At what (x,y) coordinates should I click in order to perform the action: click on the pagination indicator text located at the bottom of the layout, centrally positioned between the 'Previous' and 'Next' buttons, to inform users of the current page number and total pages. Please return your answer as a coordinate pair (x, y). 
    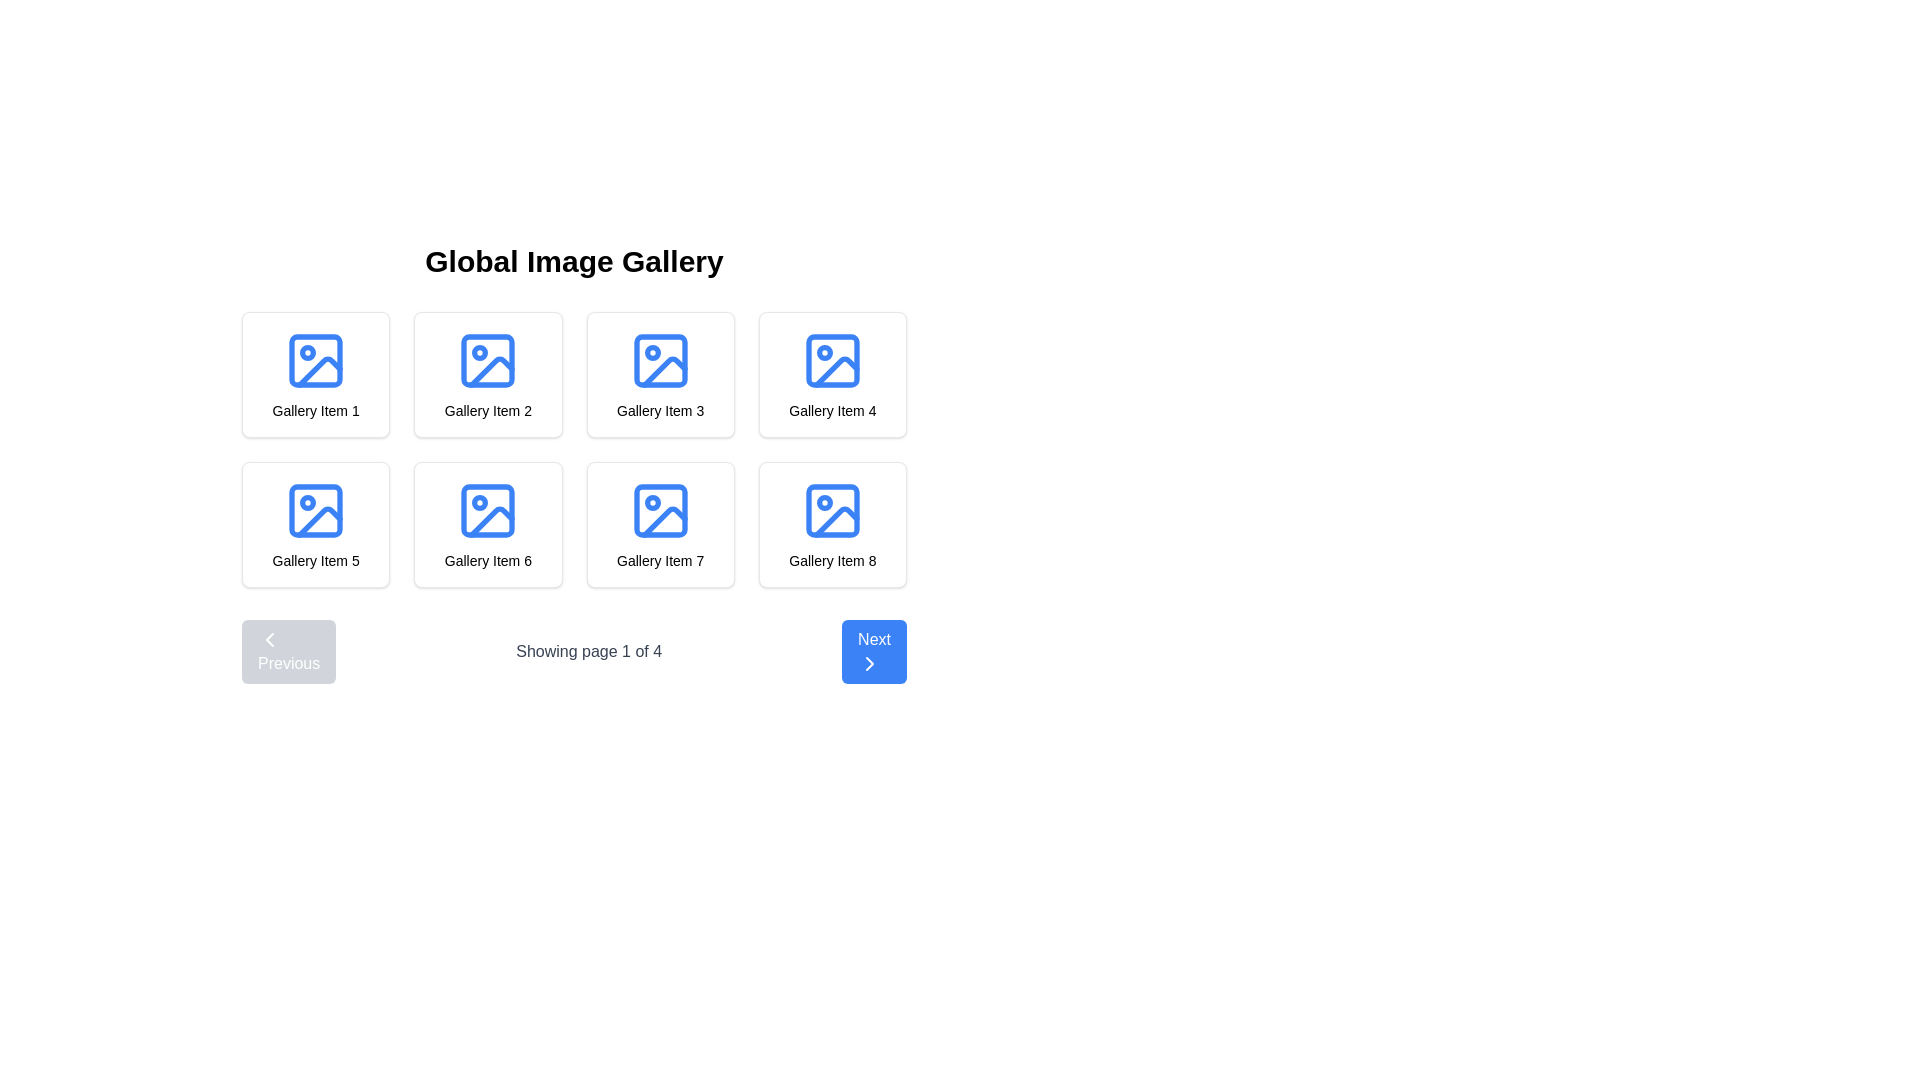
    Looking at the image, I should click on (573, 651).